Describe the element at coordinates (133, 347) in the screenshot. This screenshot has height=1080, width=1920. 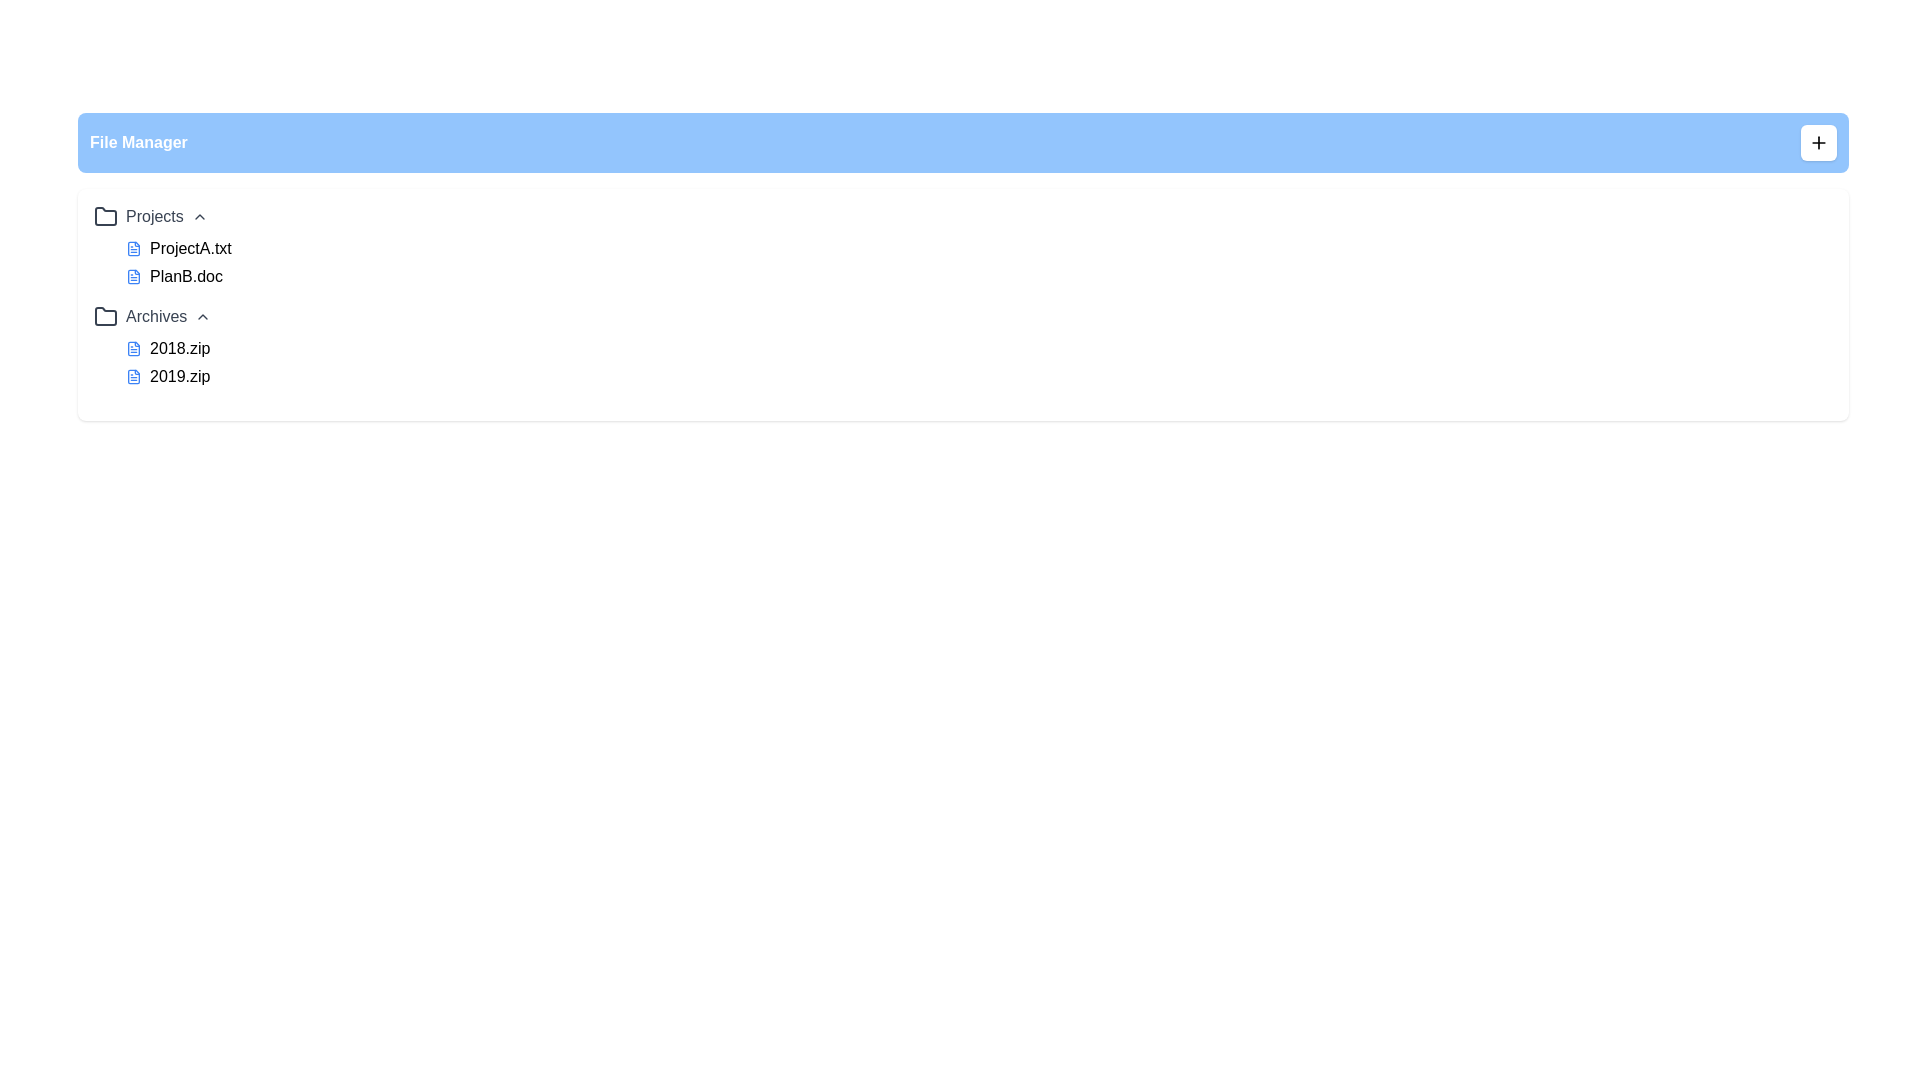
I see `the small blue file icon styled as a document located to the left of '2018.zip'` at that location.